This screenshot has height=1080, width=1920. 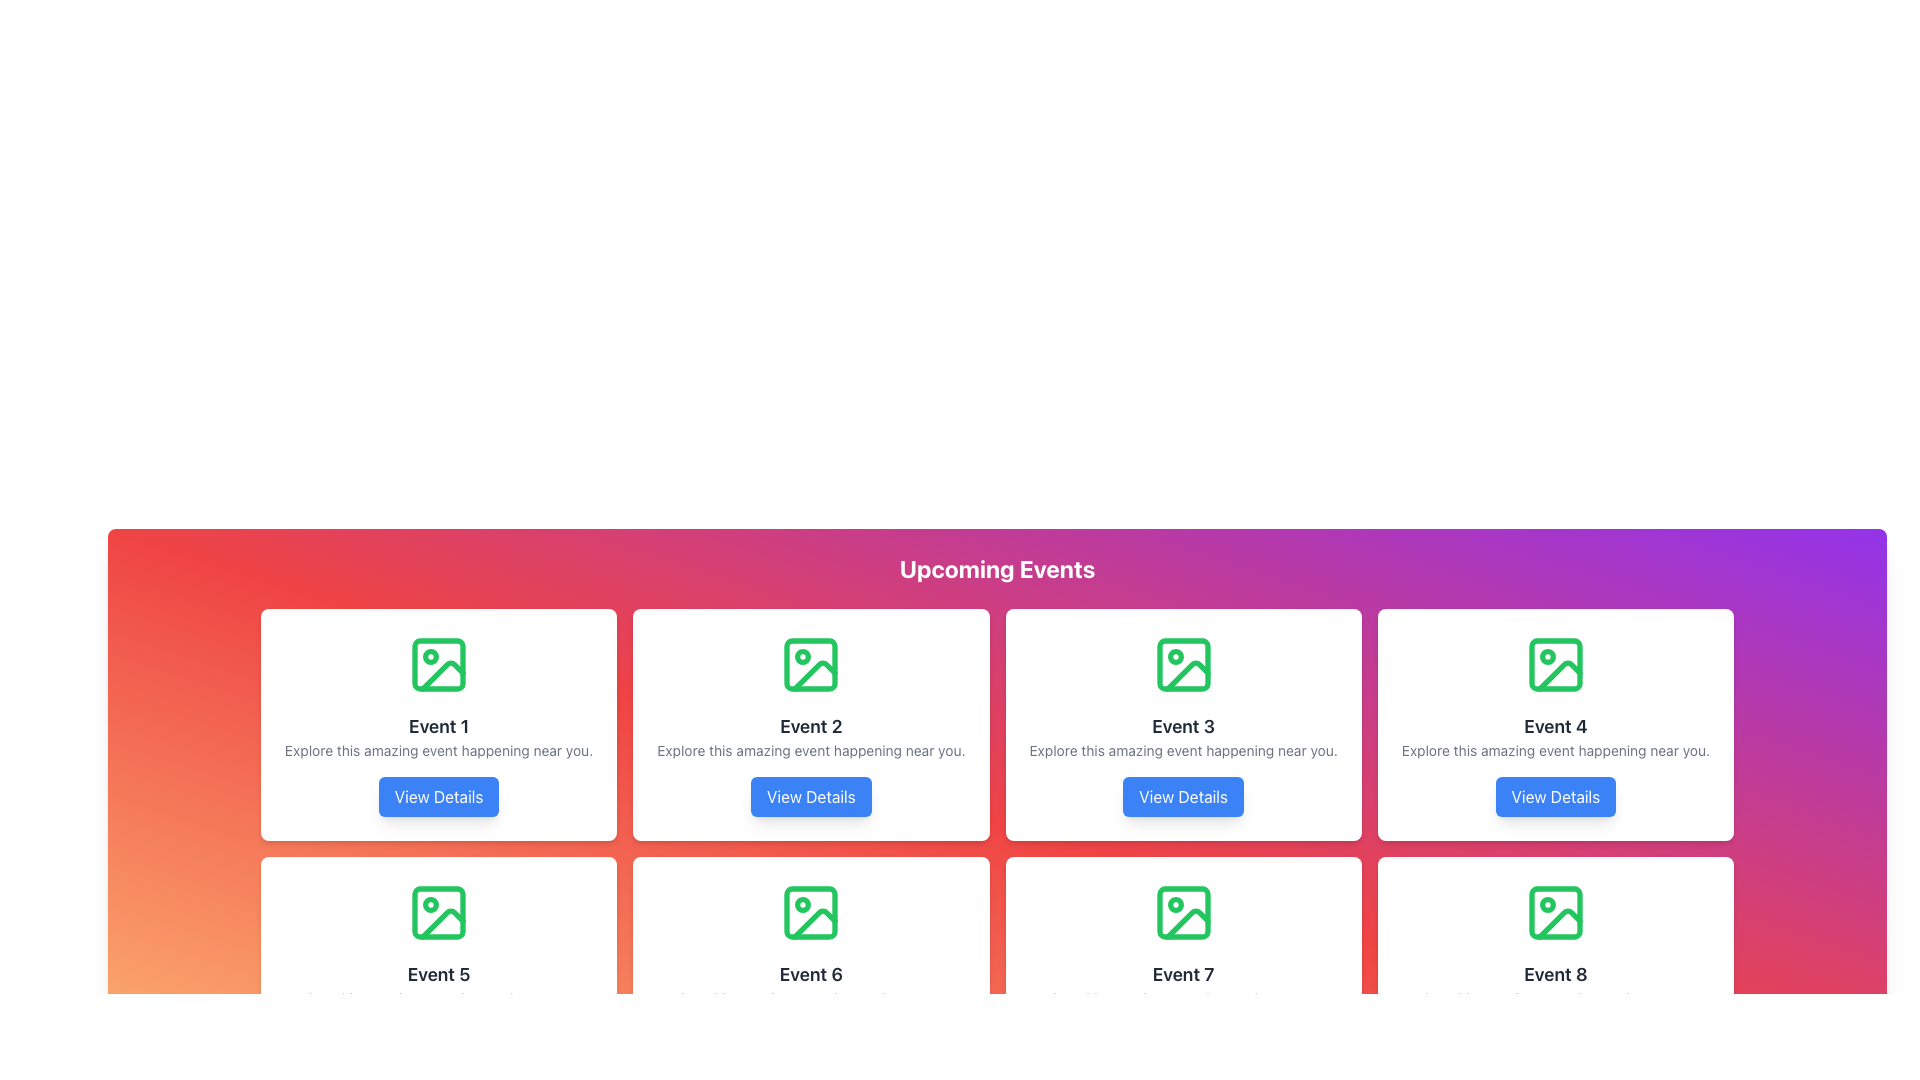 What do you see at coordinates (1183, 913) in the screenshot?
I see `the green outlined icon shaped like a photographic image located at the top center of the 'Event 7' card in the lower row of the grid` at bounding box center [1183, 913].